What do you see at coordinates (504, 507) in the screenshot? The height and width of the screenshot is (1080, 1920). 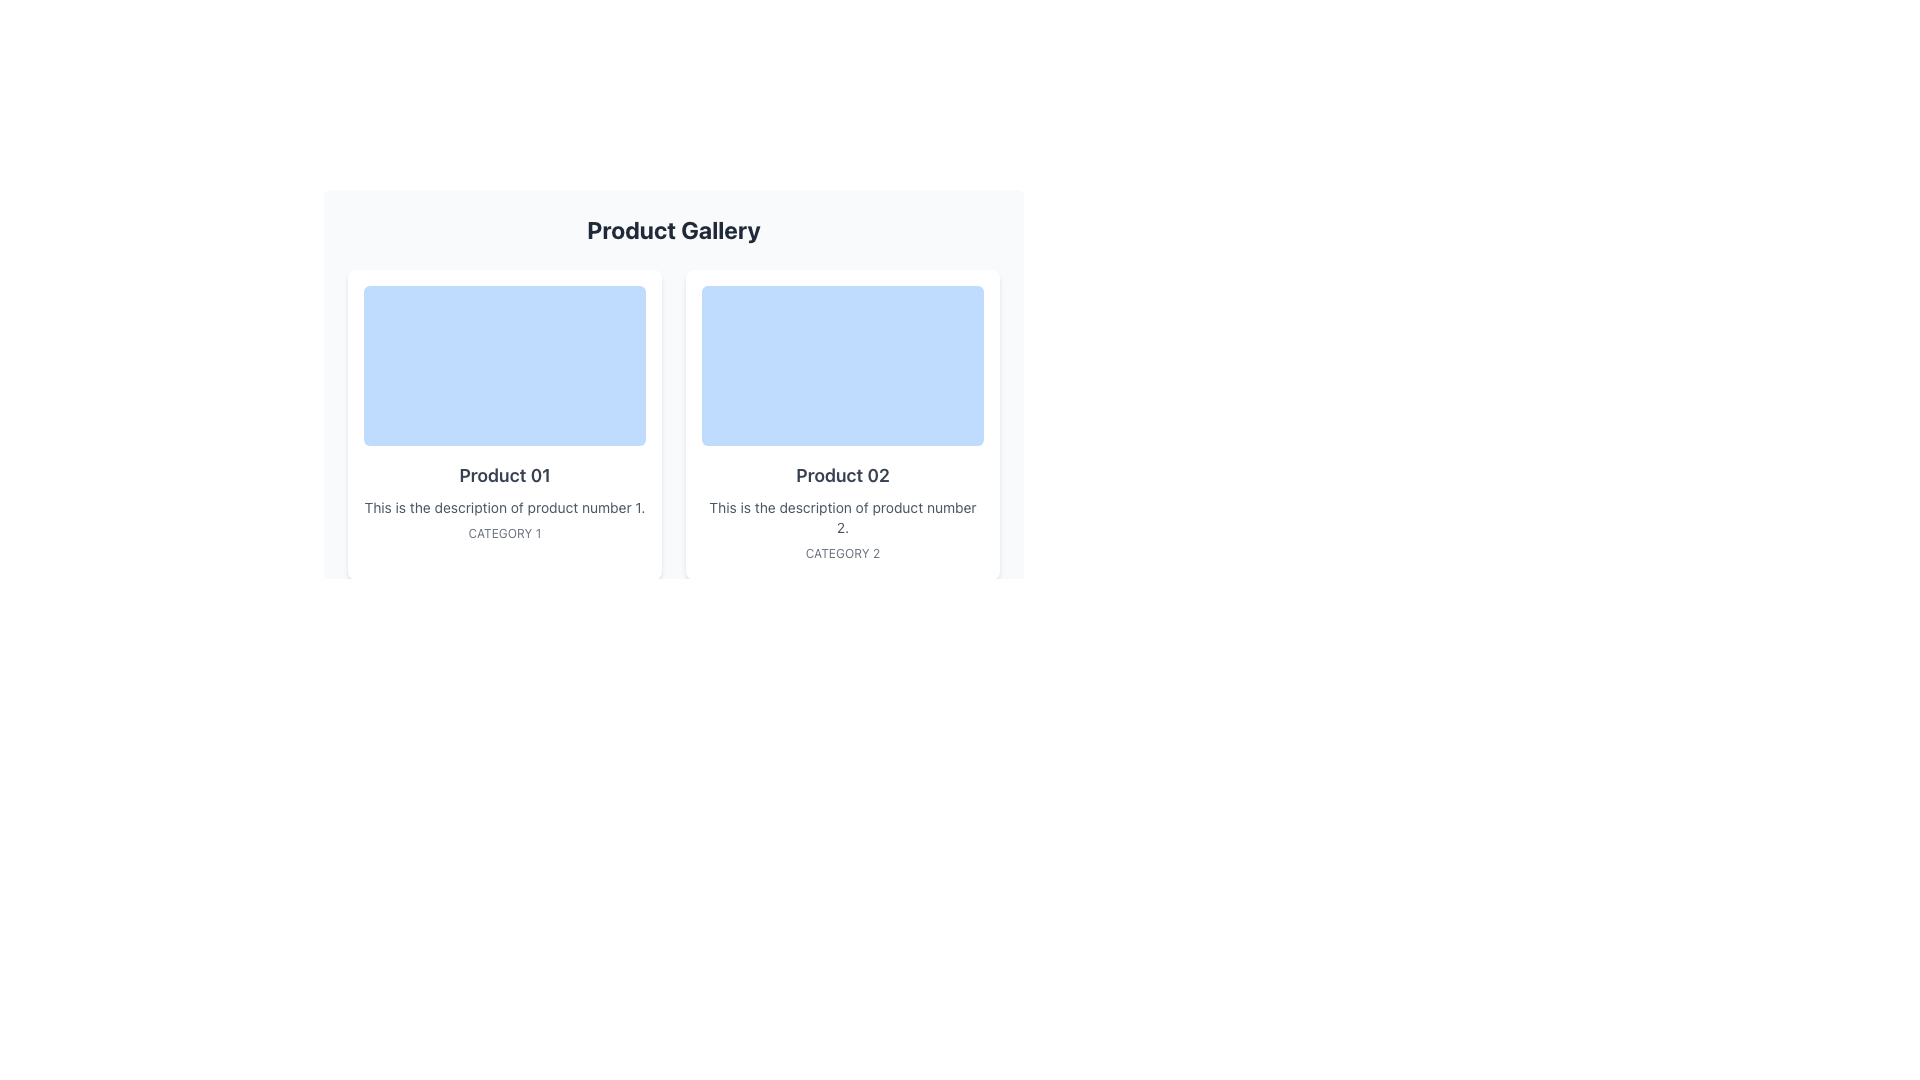 I see `the content of the text block displayed in a smaller font size` at bounding box center [504, 507].